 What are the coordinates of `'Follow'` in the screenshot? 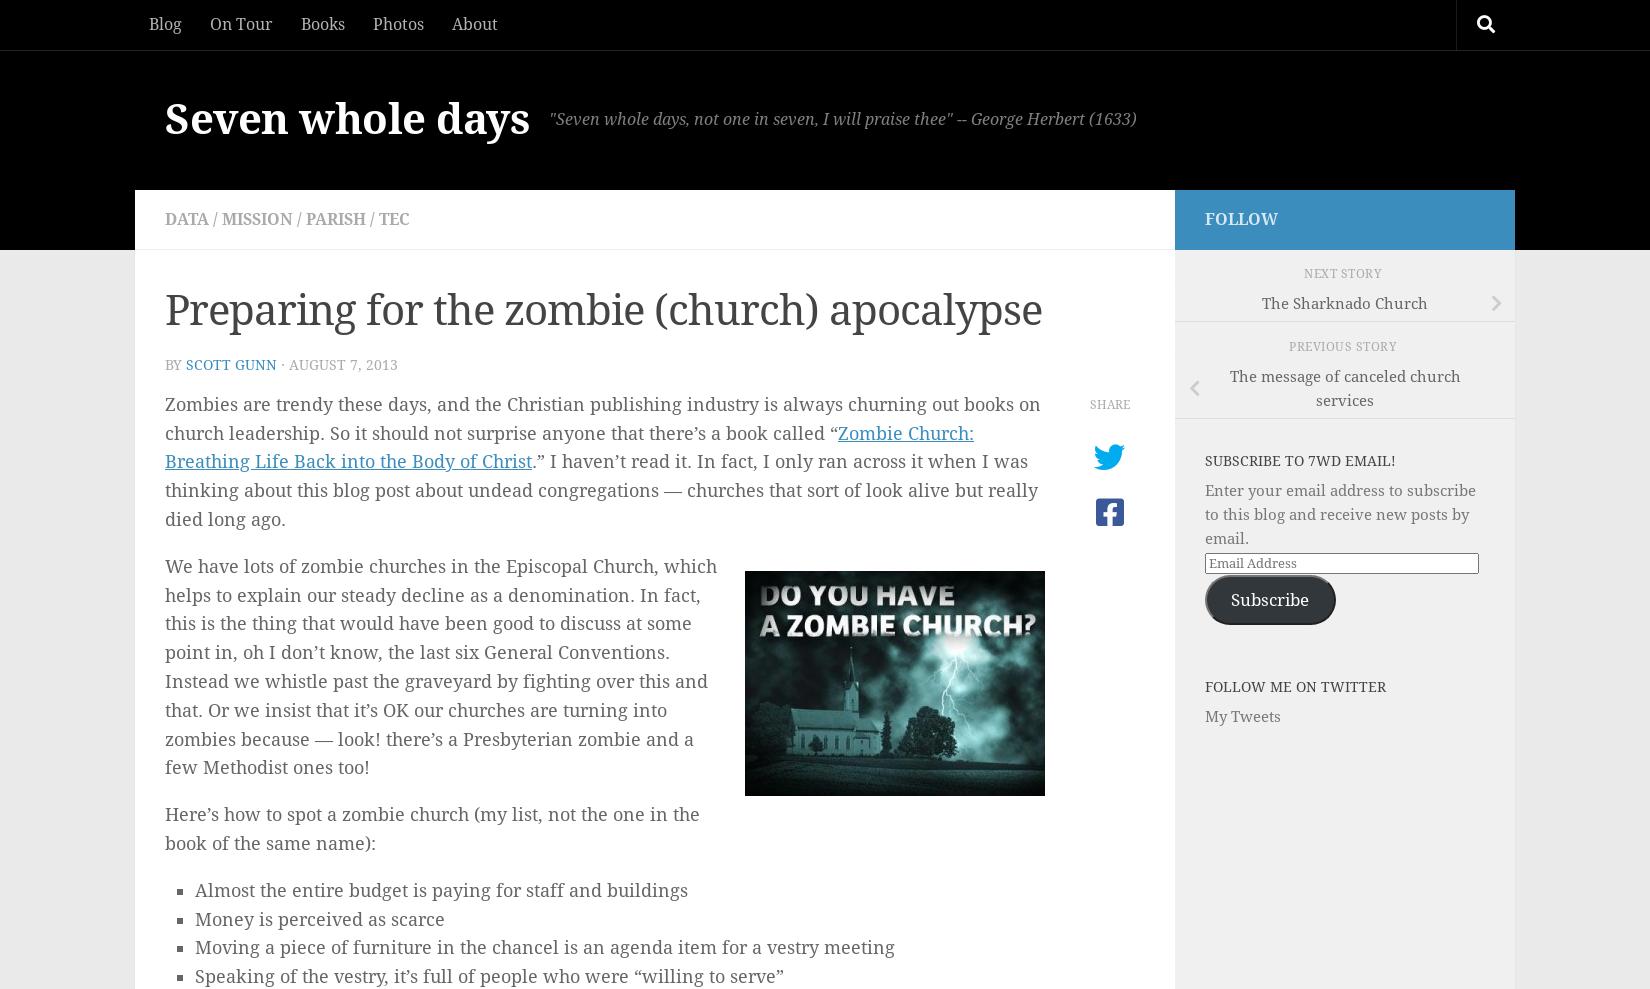 It's located at (1240, 219).